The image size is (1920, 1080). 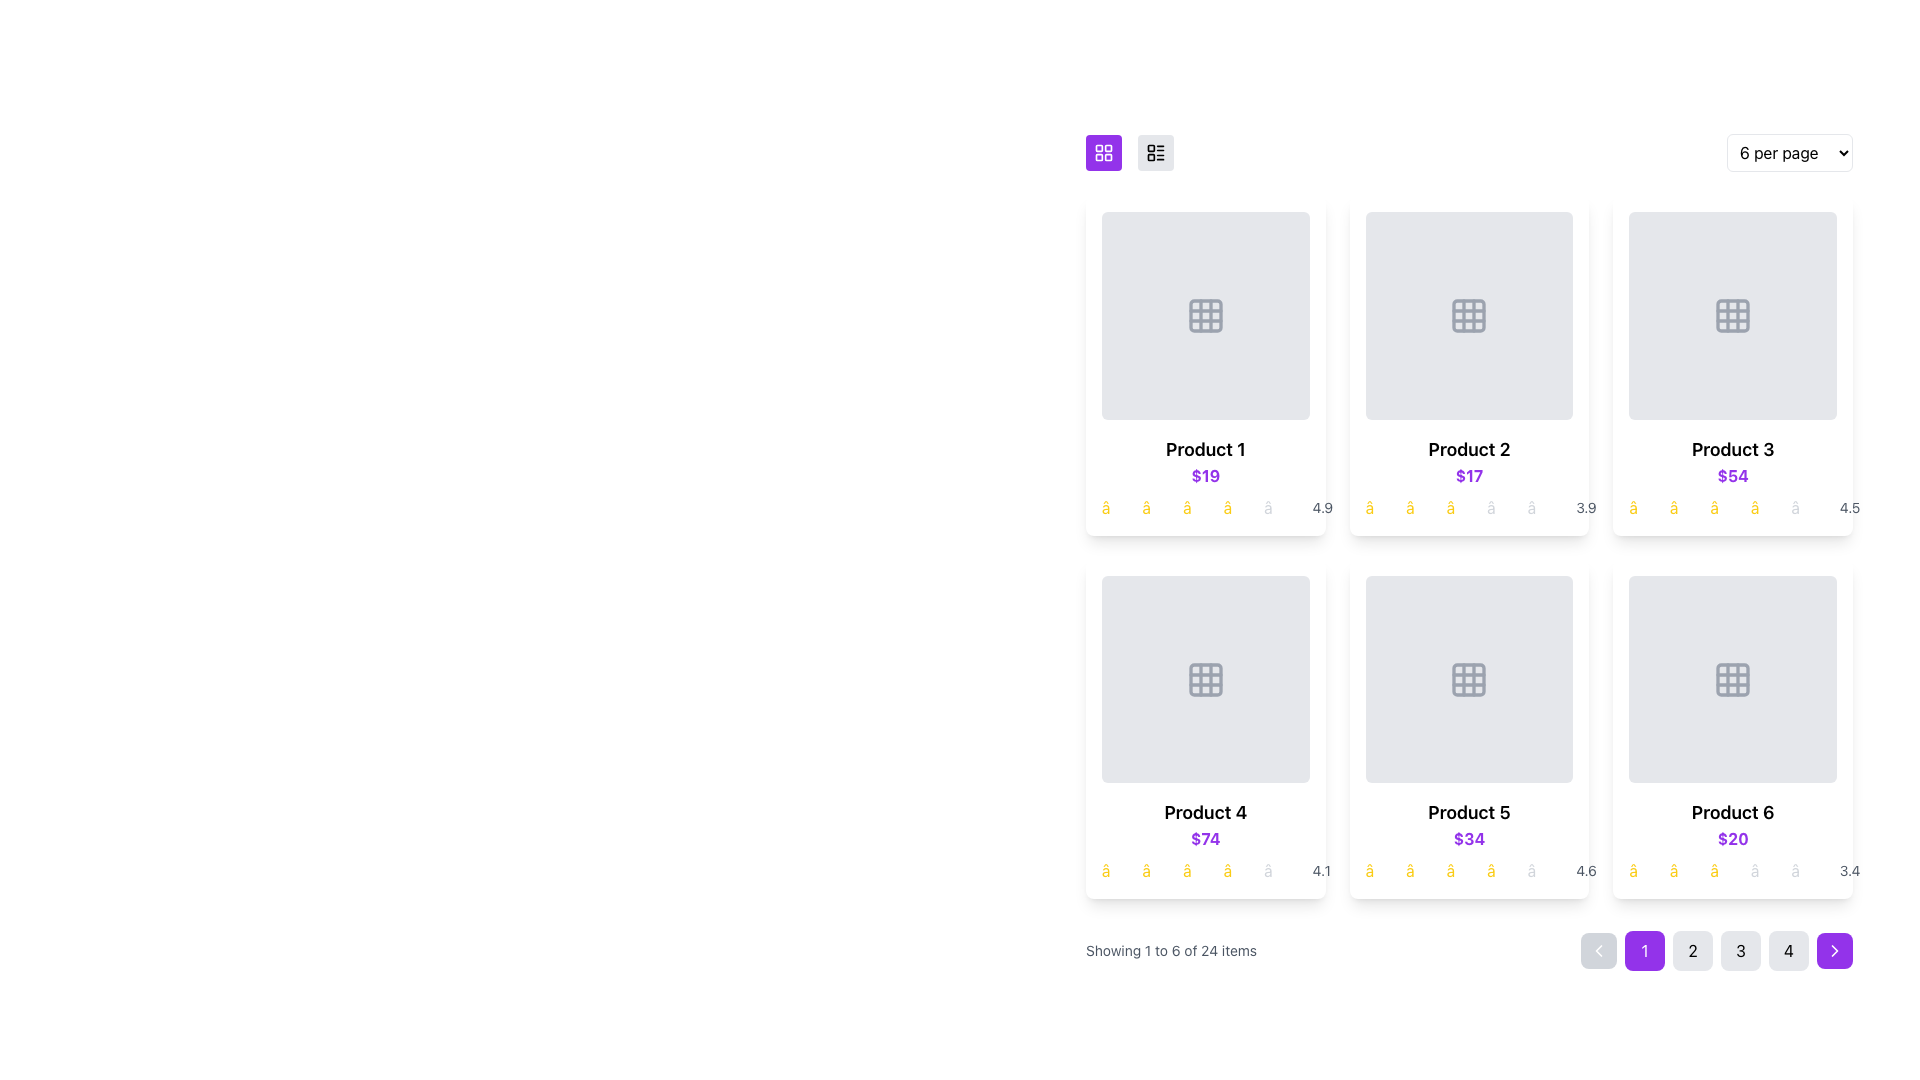 I want to click on the Product Card located in the first row and third column of the grid layout, so click(x=1732, y=365).